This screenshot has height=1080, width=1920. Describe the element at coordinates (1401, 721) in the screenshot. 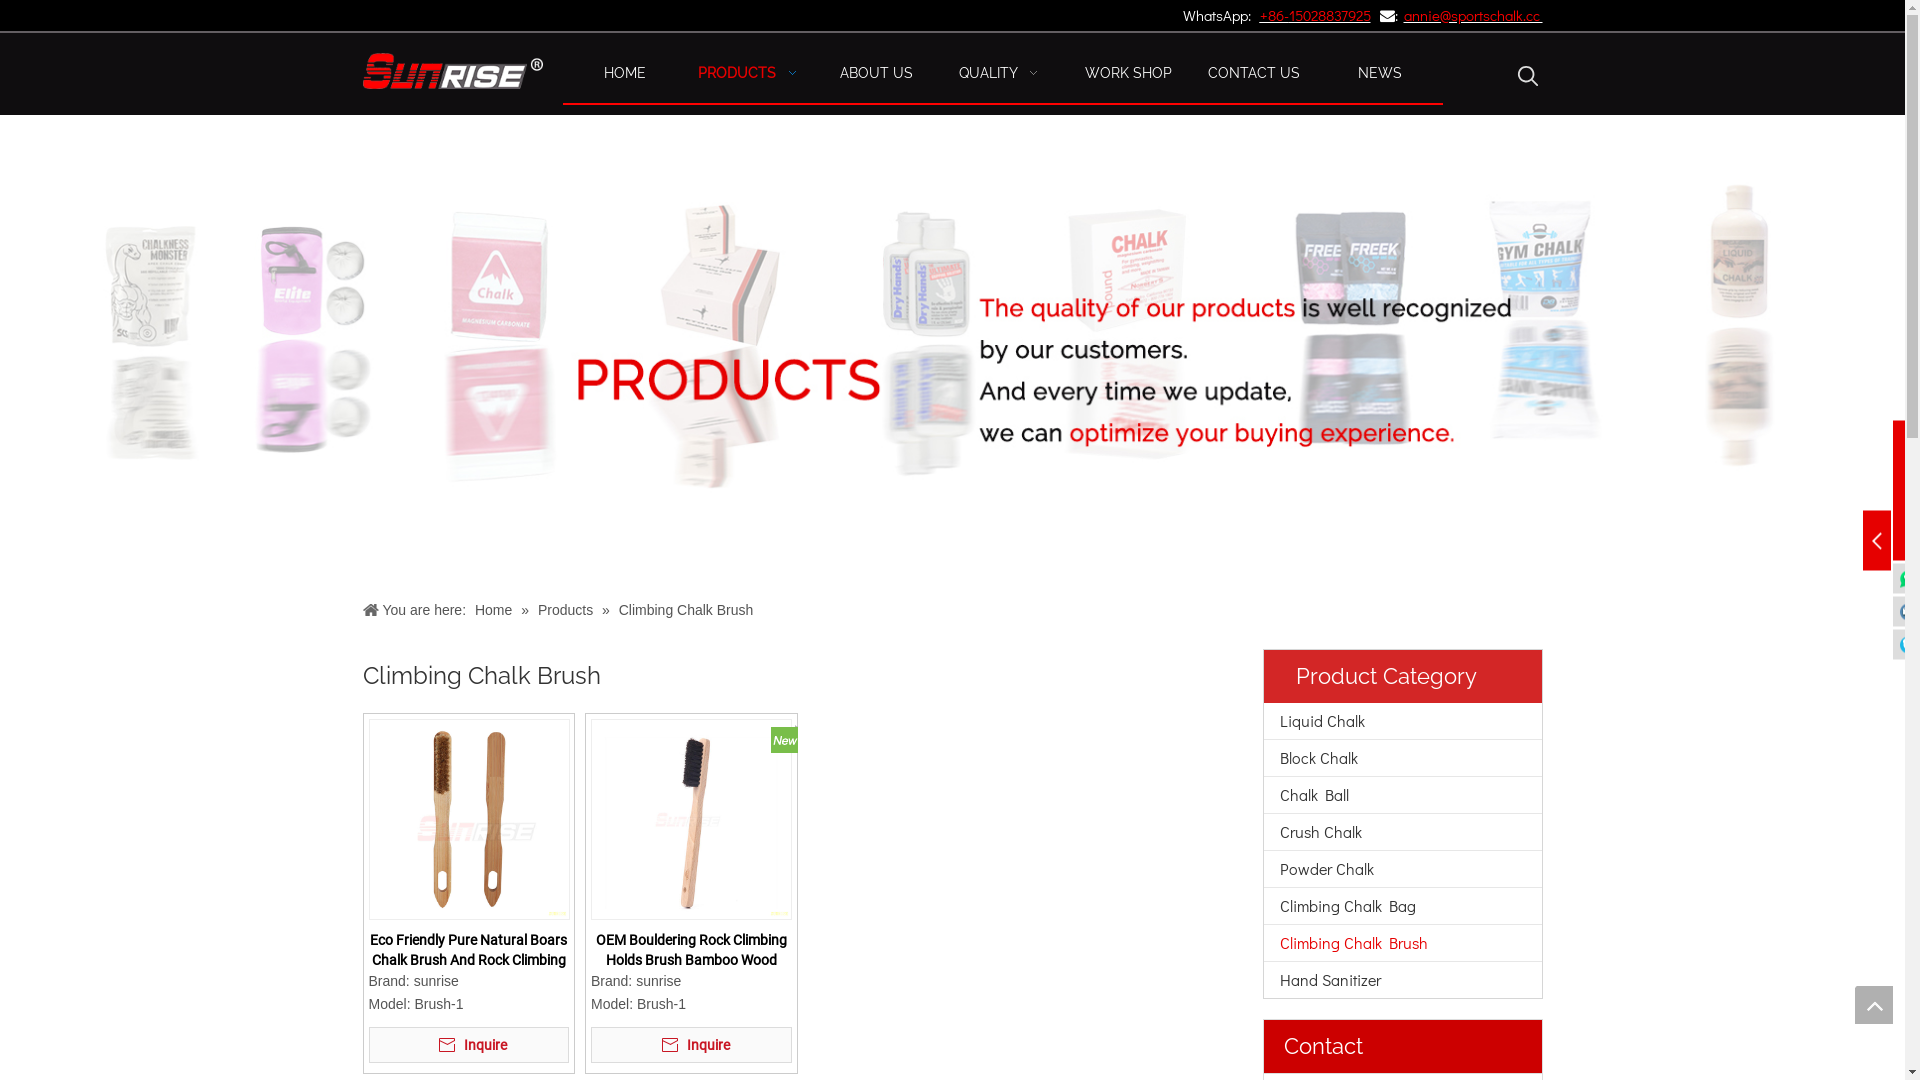

I see `'Liquid Chalk'` at that location.